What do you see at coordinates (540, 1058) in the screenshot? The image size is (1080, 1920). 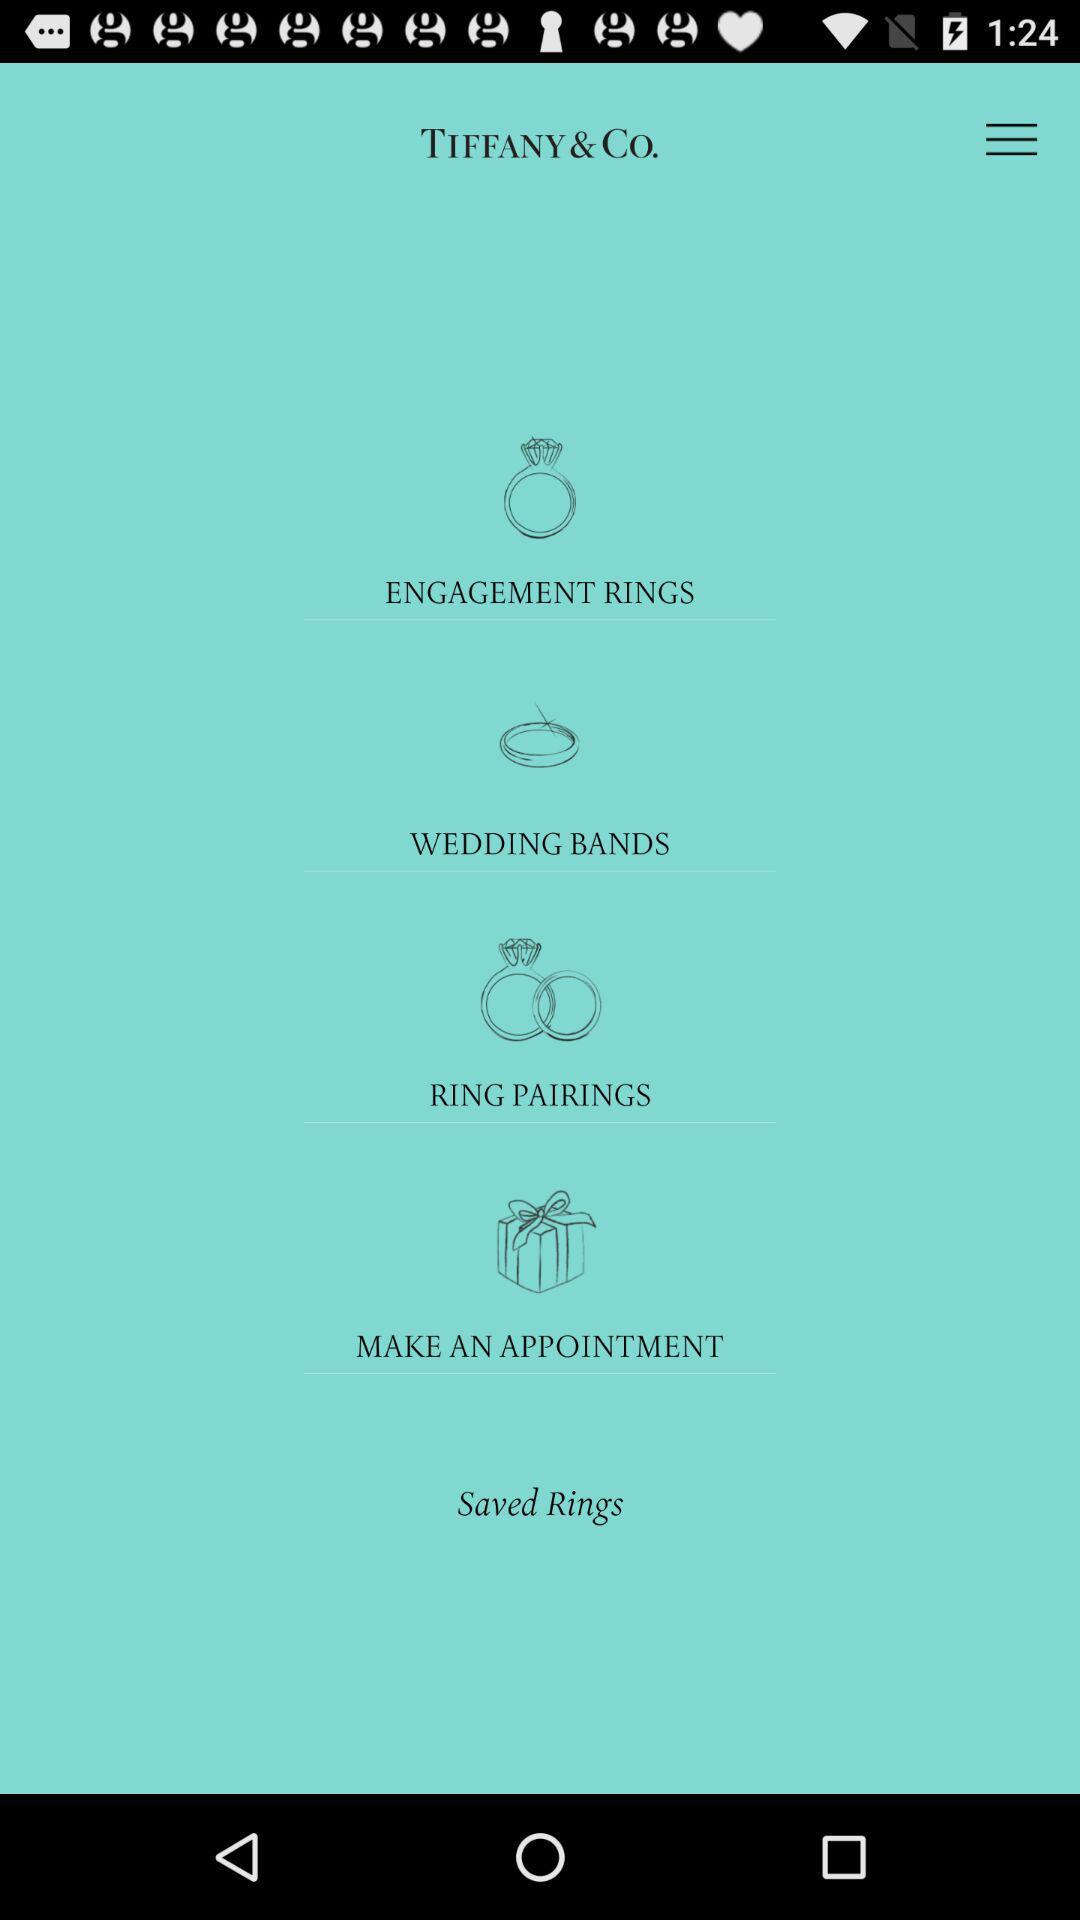 I see `the avatar icon` at bounding box center [540, 1058].